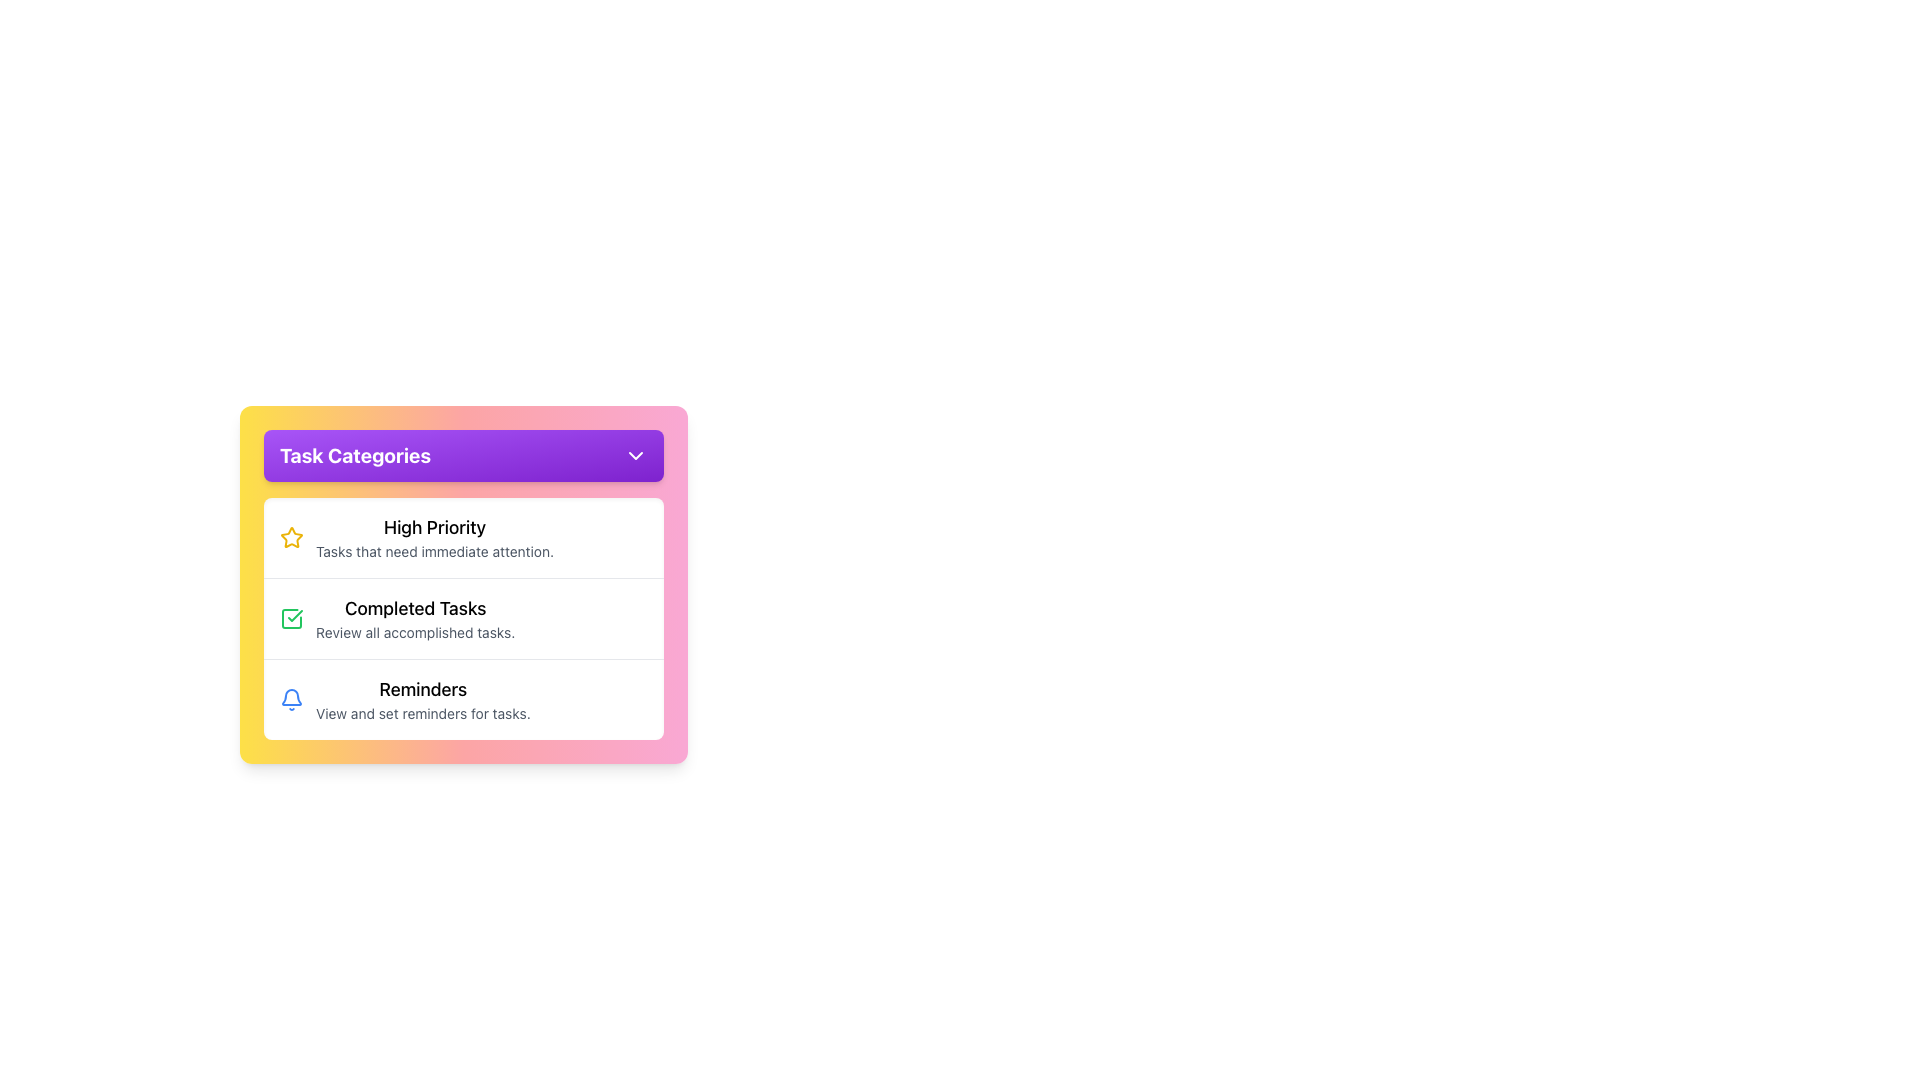 The width and height of the screenshot is (1920, 1080). What do you see at coordinates (463, 617) in the screenshot?
I see `information displayed in the List of categorized cards, which is a subsection of the 'Task Categories' panel with a white background and rounded corners, positioned under the header` at bounding box center [463, 617].